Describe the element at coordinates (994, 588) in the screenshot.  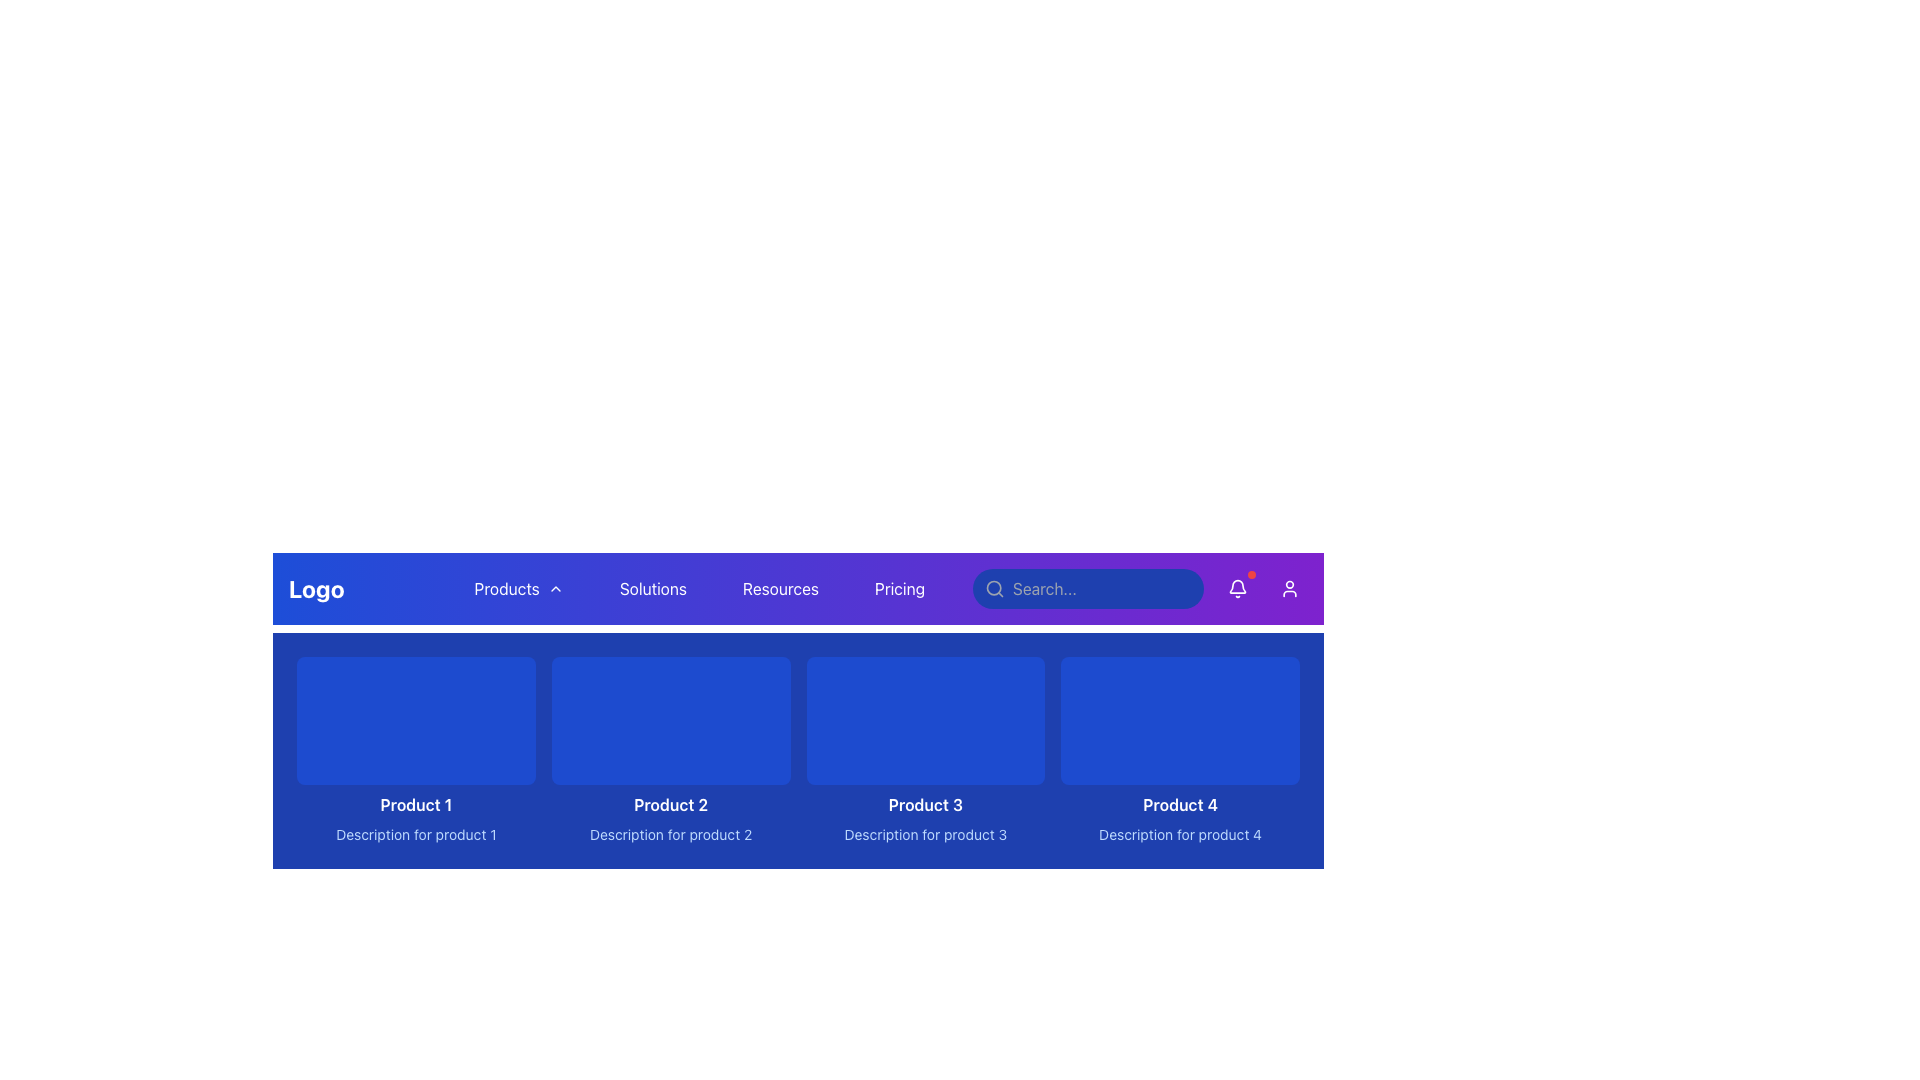
I see `the gray magnifying glass icon located on the left side of the search bar in the navigation header` at that location.